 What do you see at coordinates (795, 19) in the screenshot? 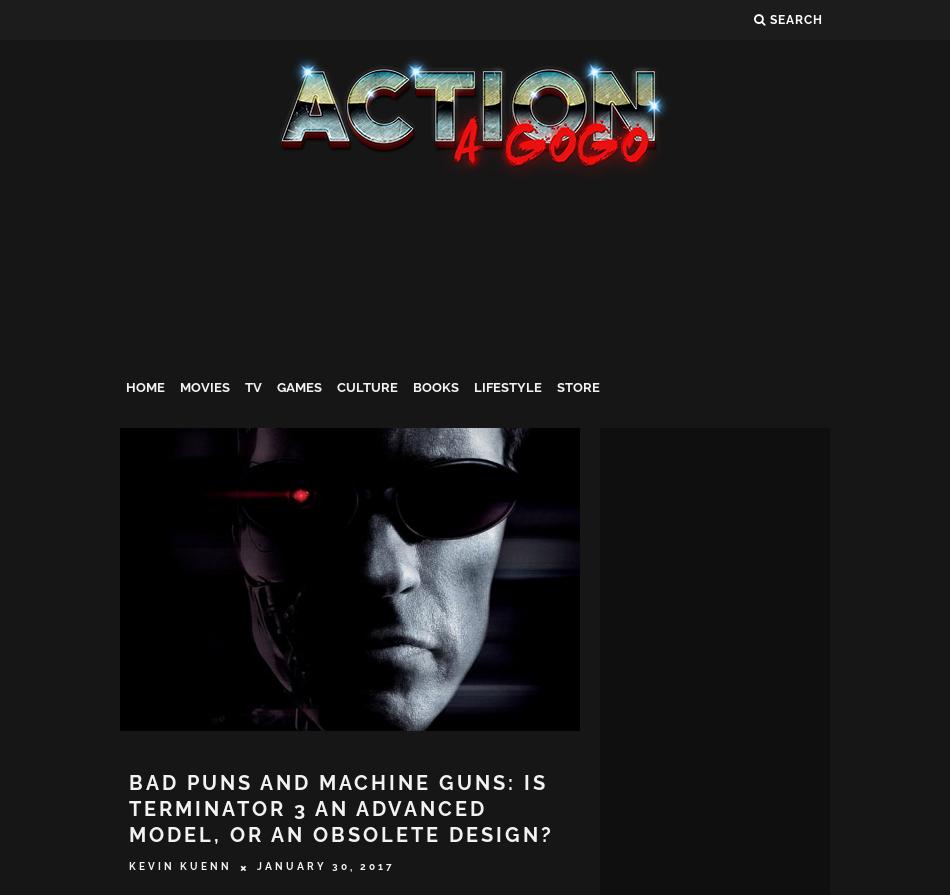
I see `'Search'` at bounding box center [795, 19].